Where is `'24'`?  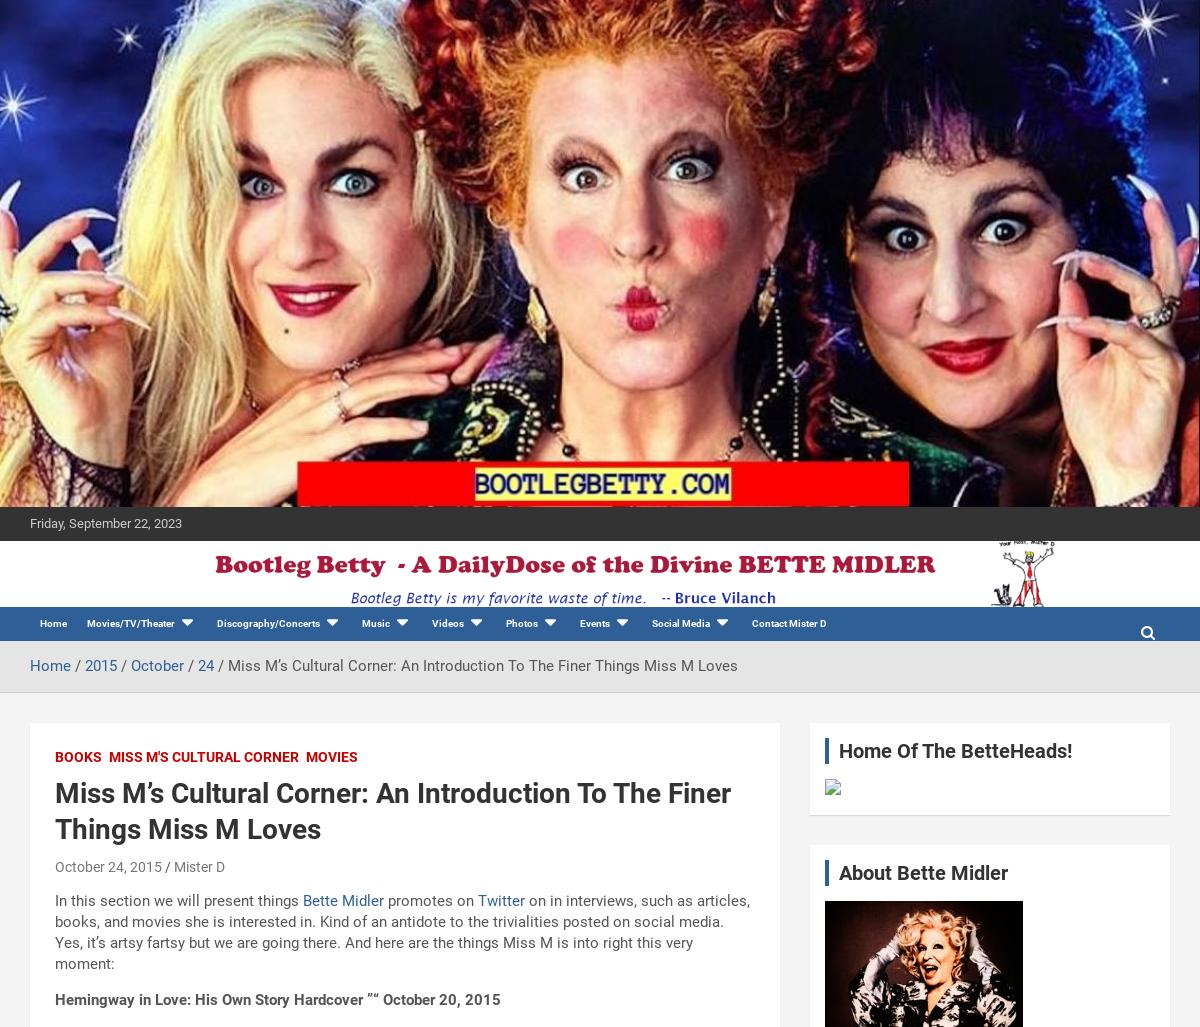
'24' is located at coordinates (205, 665).